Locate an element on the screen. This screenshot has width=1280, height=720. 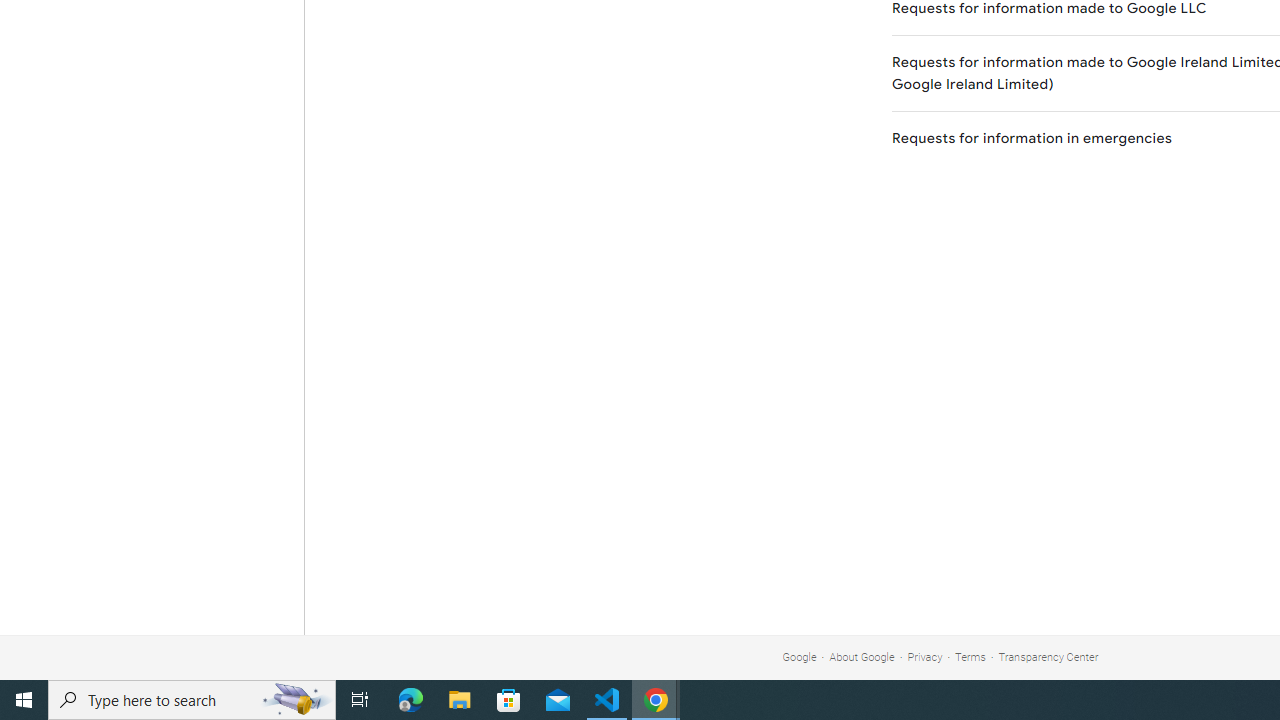
'Transparency Center' is located at coordinates (1047, 657).